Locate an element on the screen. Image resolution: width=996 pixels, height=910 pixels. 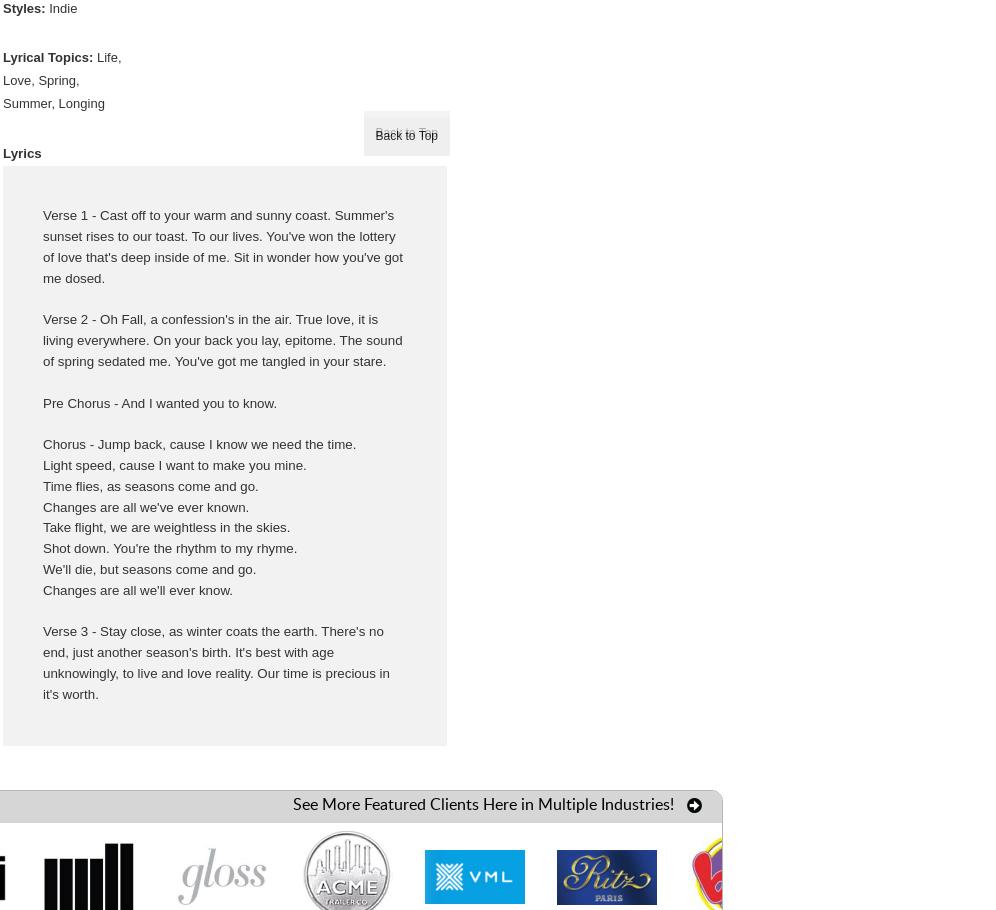
'Changes are all we've ever known.' is located at coordinates (145, 506).